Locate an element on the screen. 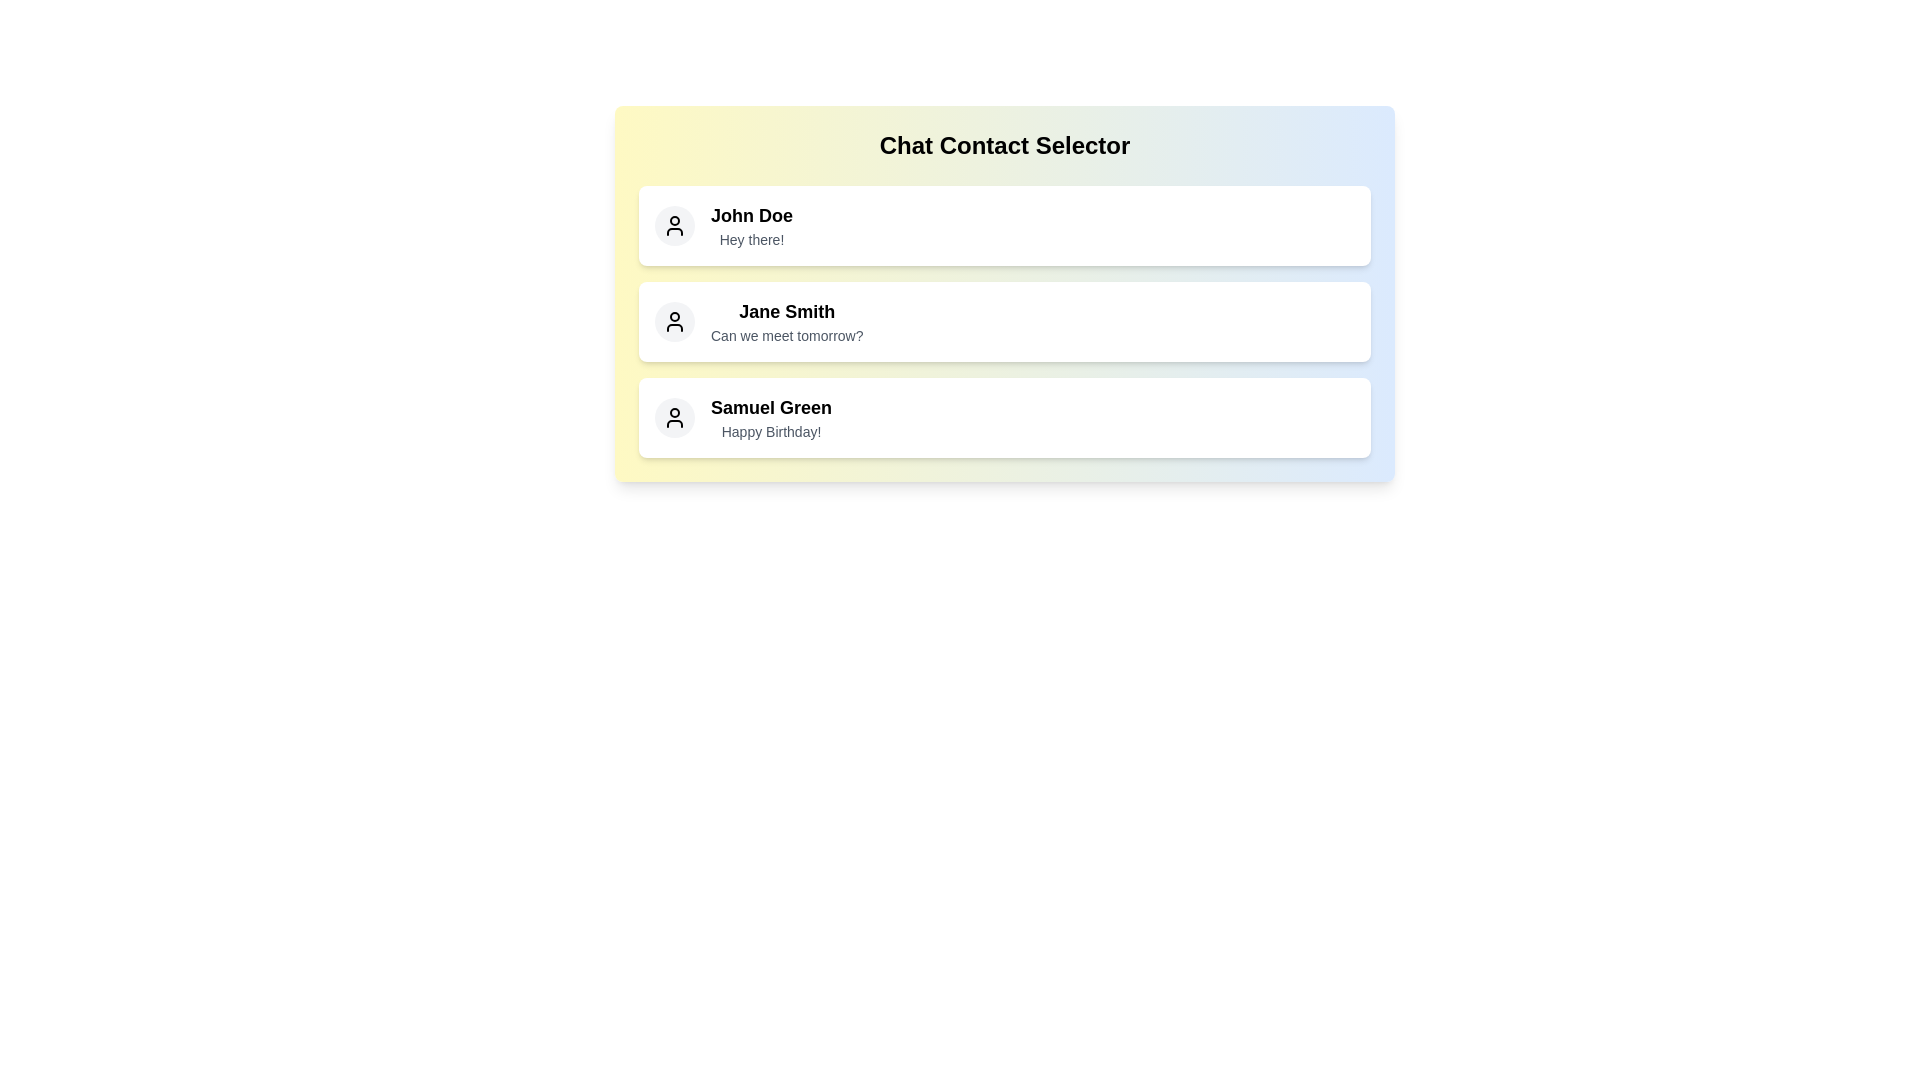  the contact named Jane Smith to select it is located at coordinates (1004, 320).